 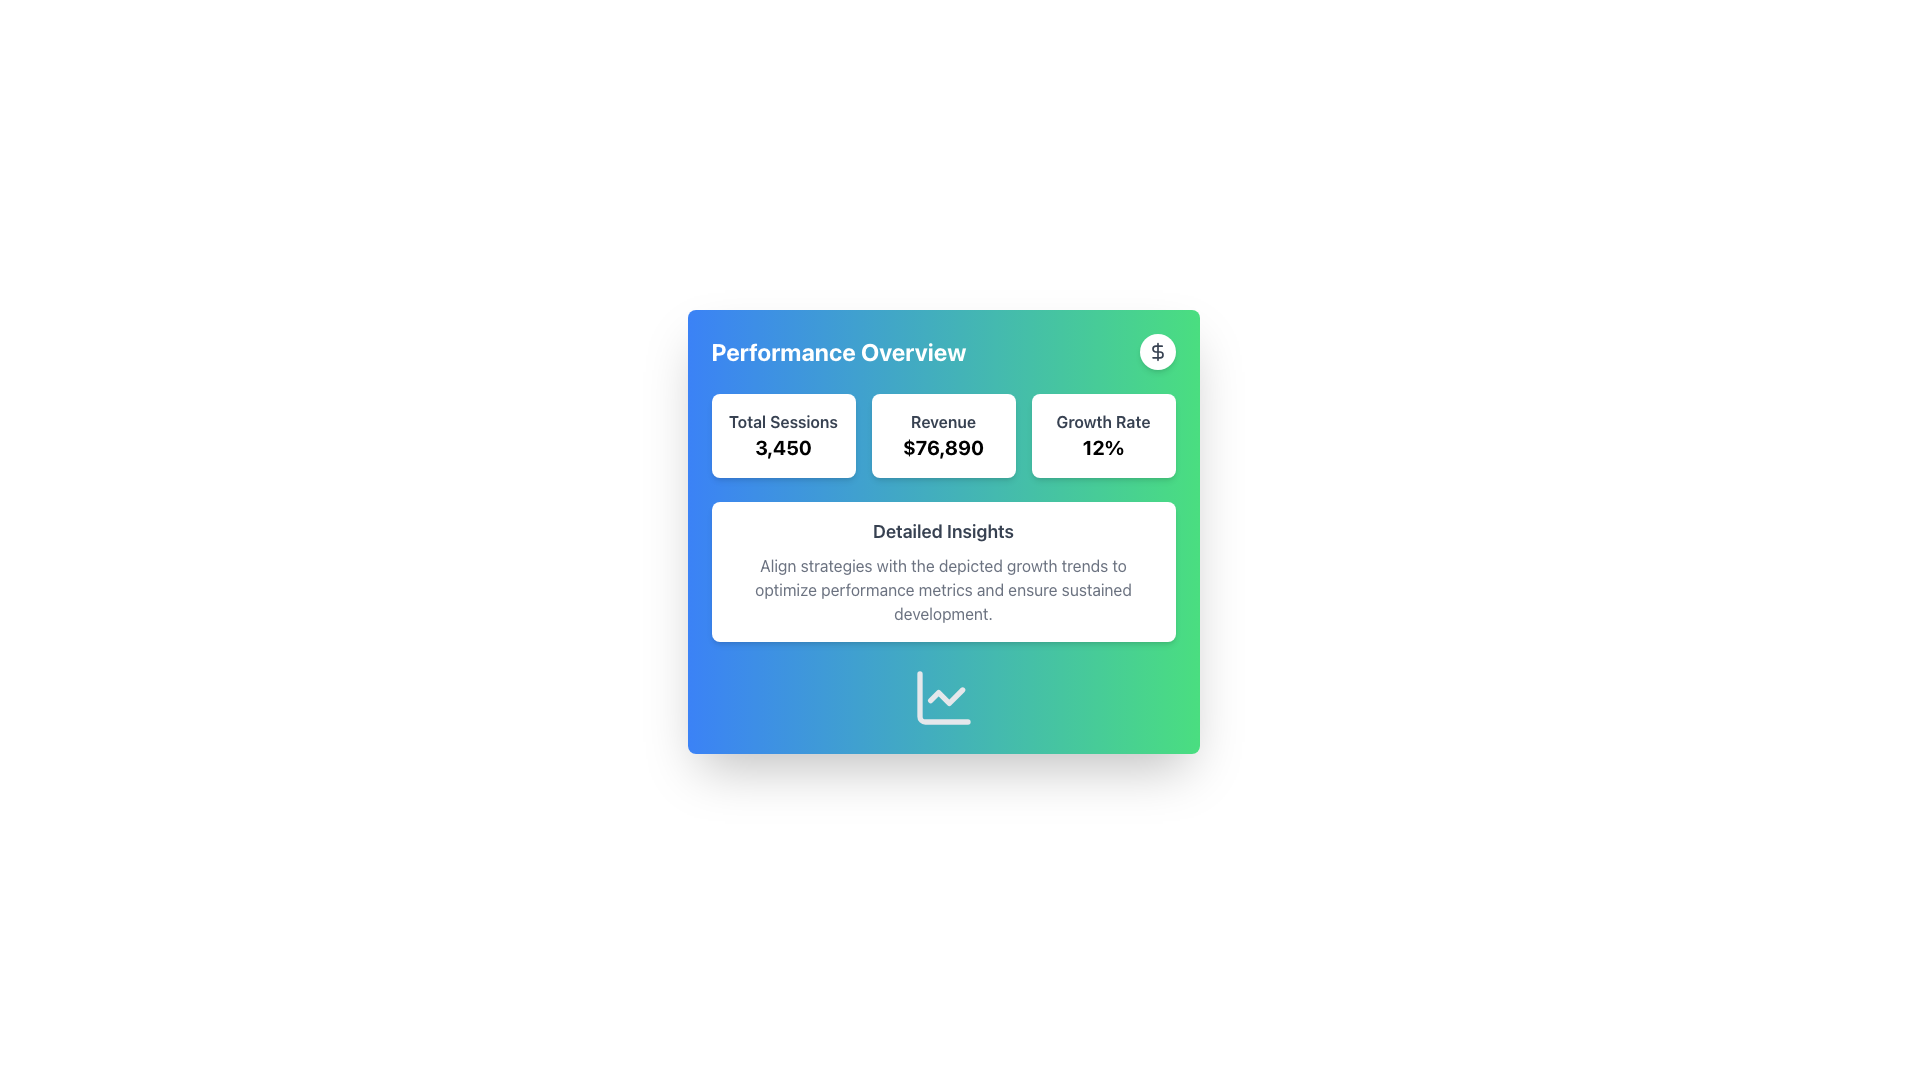 What do you see at coordinates (942, 434) in the screenshot?
I see `the 'Revenue' data card, which is a card-style UI component displaying the value '$76,890' in bold black font, located centrally within a grid layout` at bounding box center [942, 434].